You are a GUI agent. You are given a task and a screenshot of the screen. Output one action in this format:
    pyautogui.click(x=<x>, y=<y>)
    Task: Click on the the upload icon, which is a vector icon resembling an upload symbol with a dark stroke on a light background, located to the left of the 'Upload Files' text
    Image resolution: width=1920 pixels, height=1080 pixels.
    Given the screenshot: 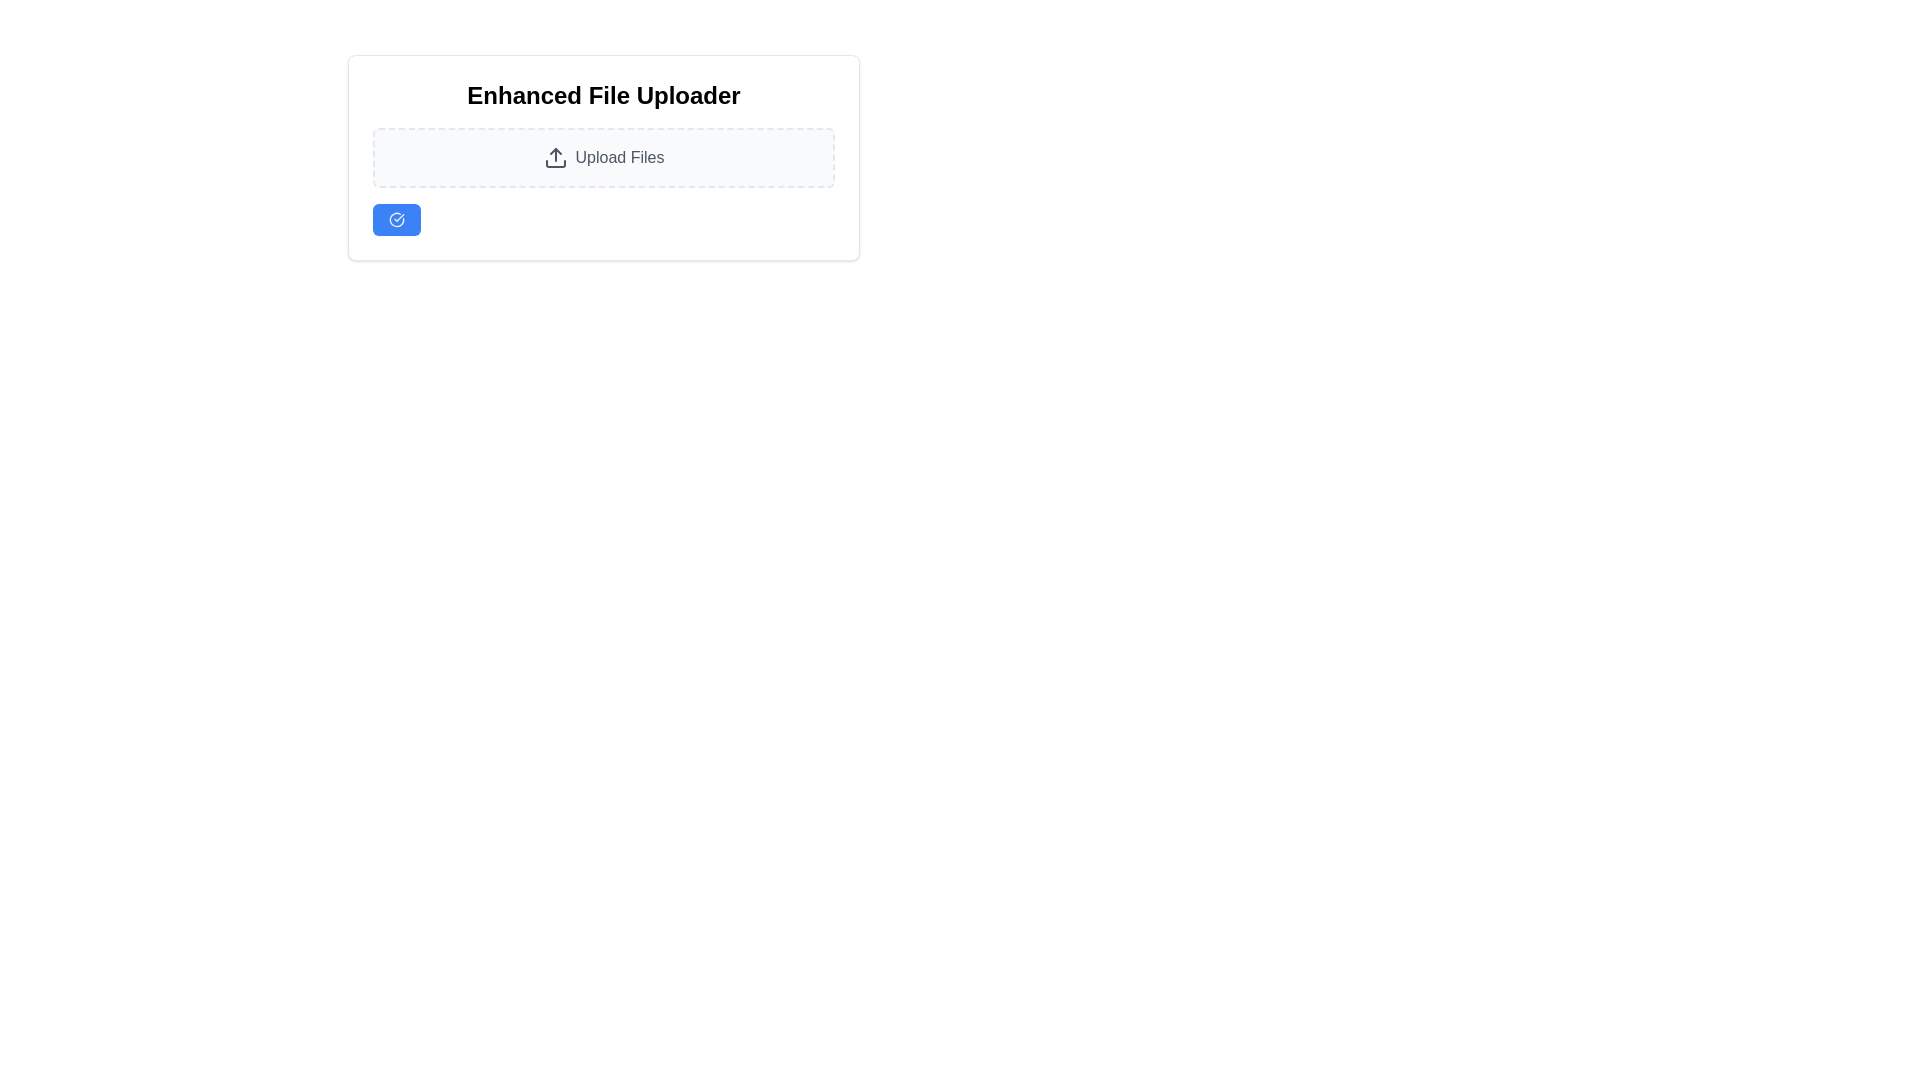 What is the action you would take?
    pyautogui.click(x=555, y=157)
    